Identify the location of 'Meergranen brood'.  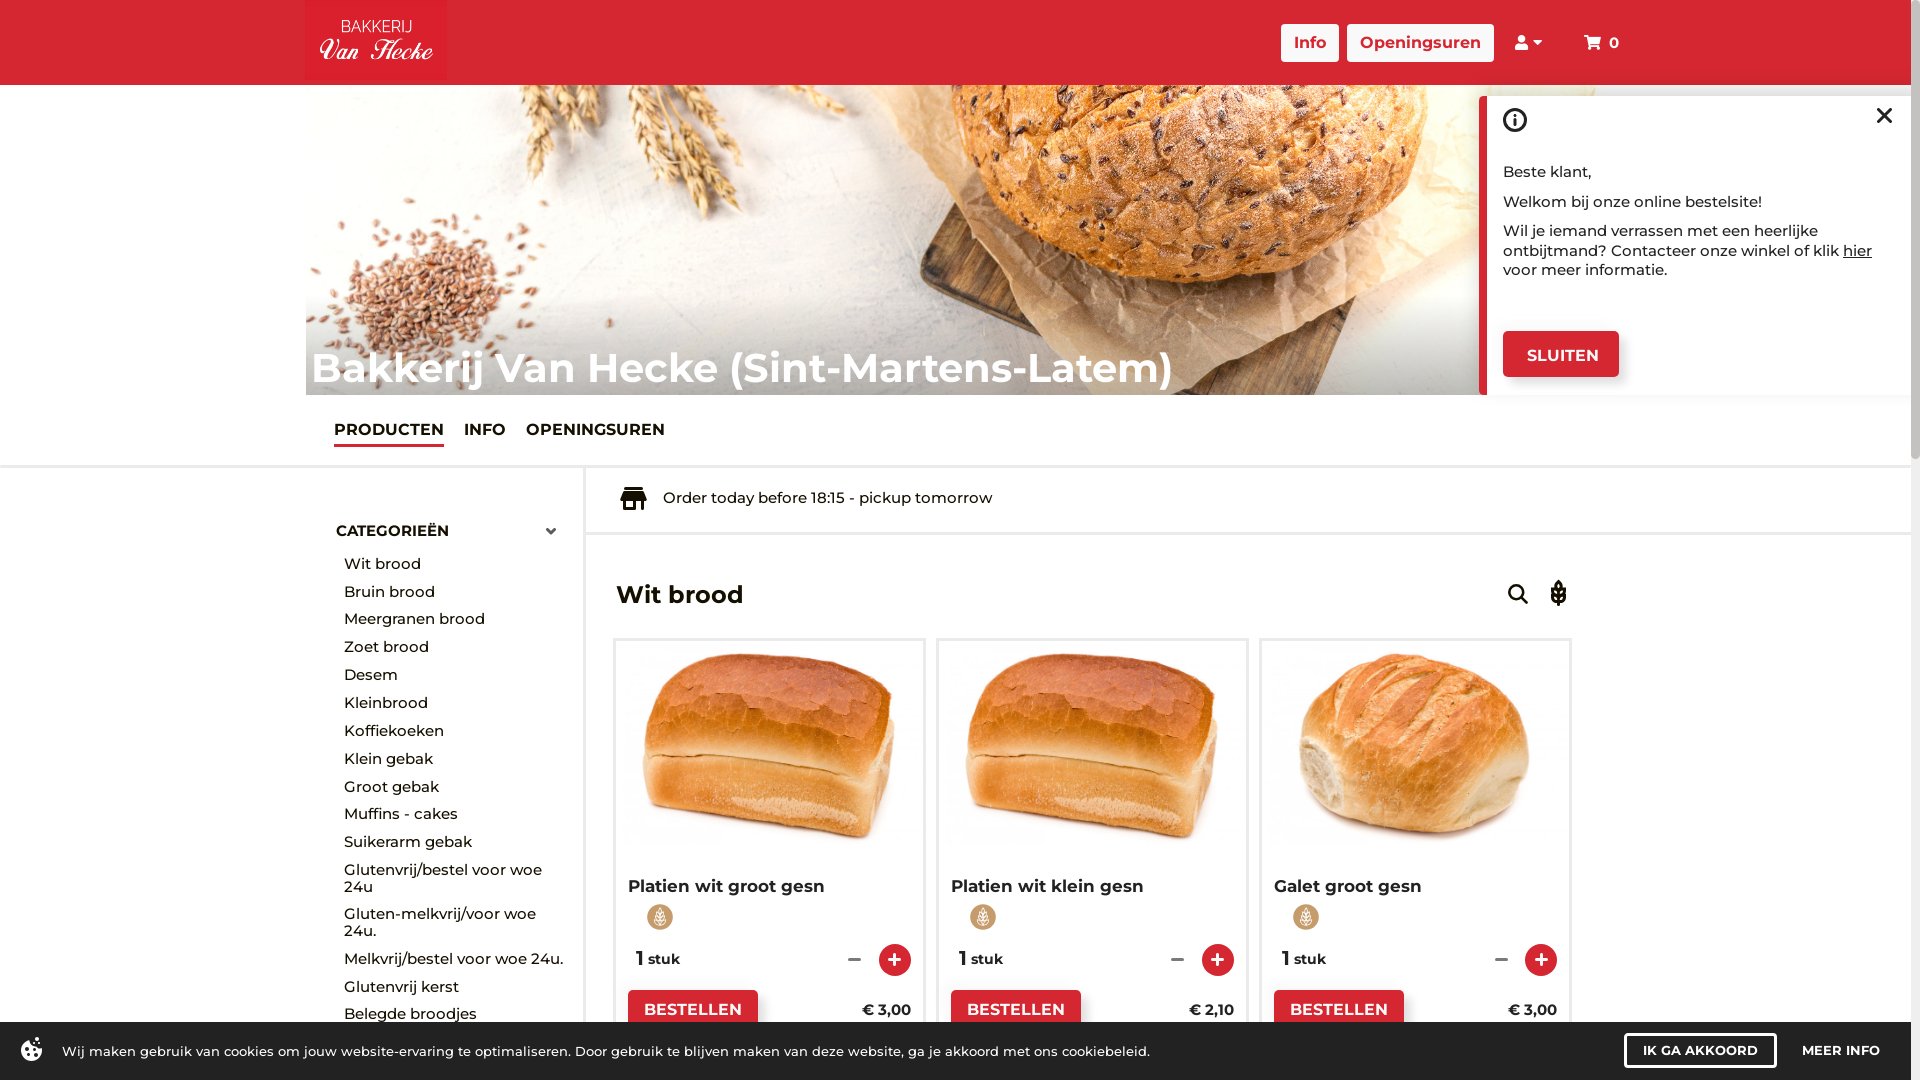
(456, 619).